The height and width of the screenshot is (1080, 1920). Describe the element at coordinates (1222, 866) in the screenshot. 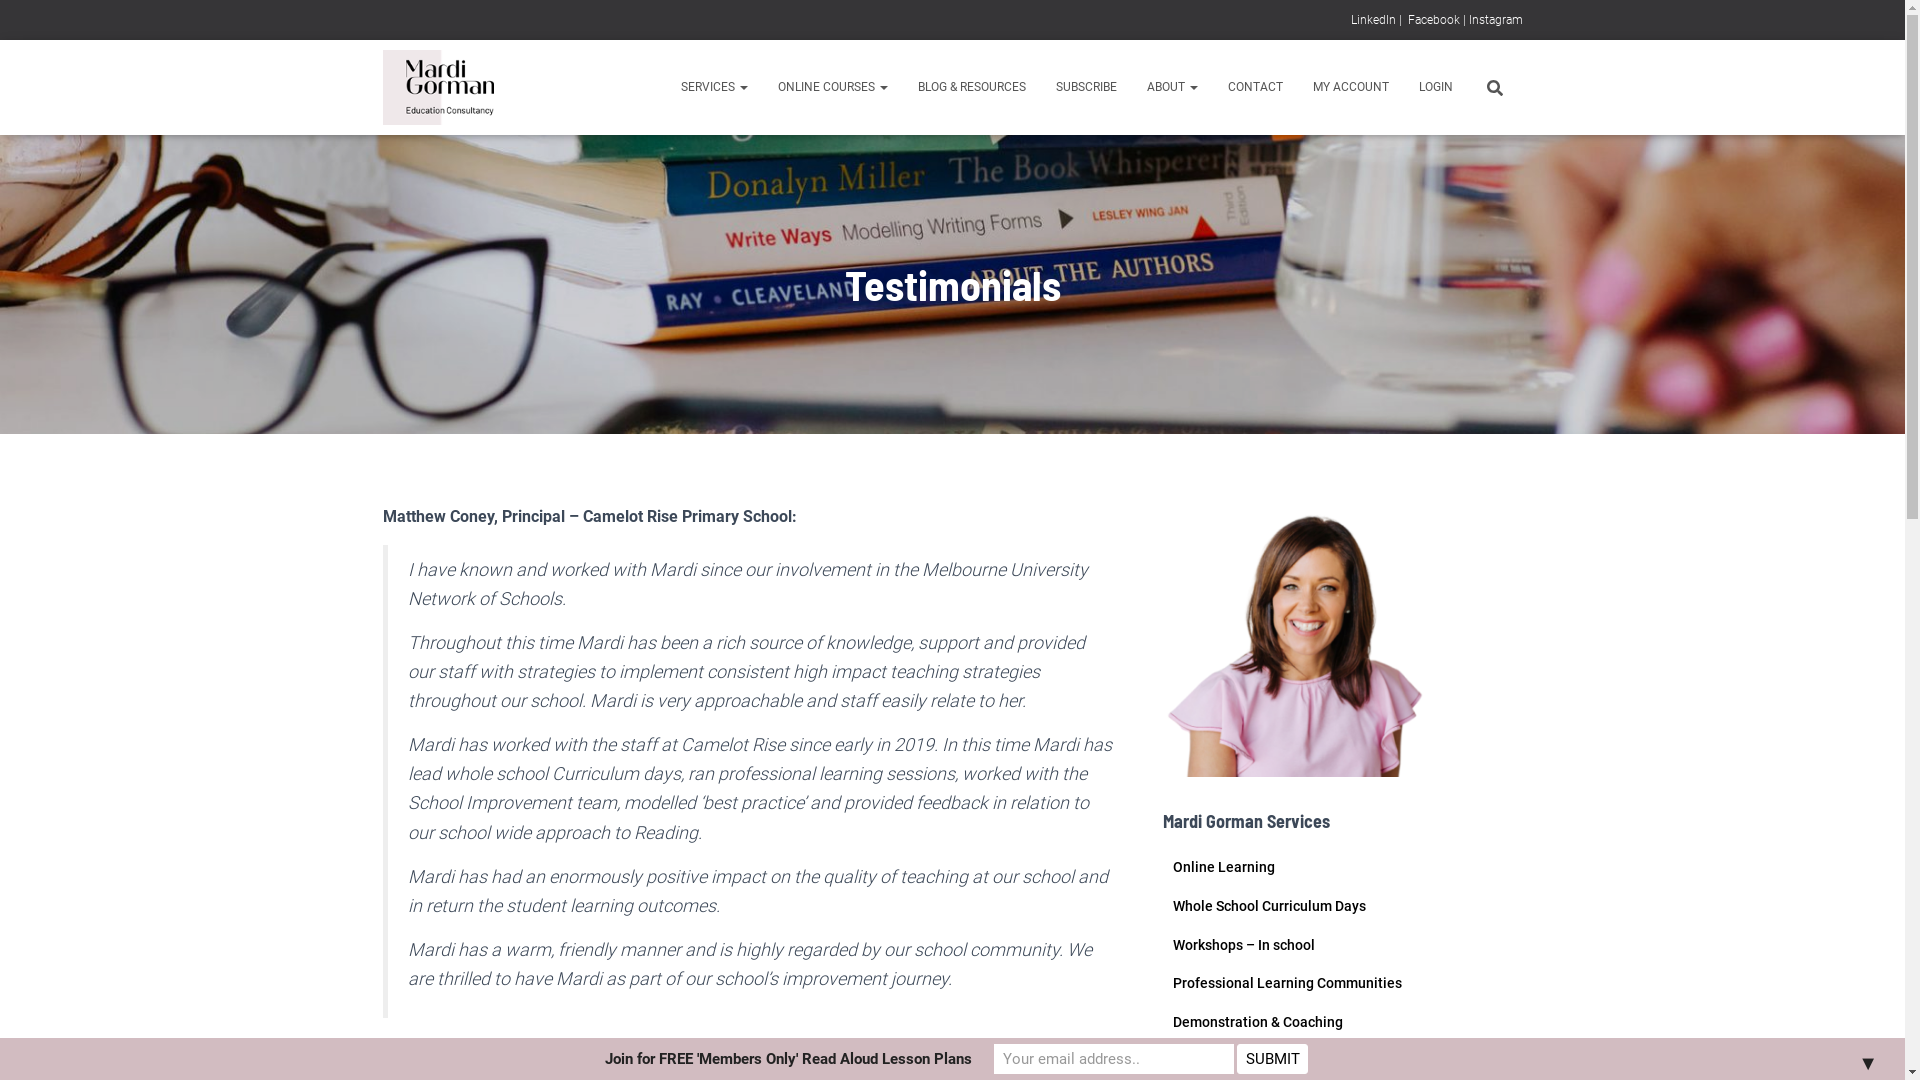

I see `'Online Learning'` at that location.